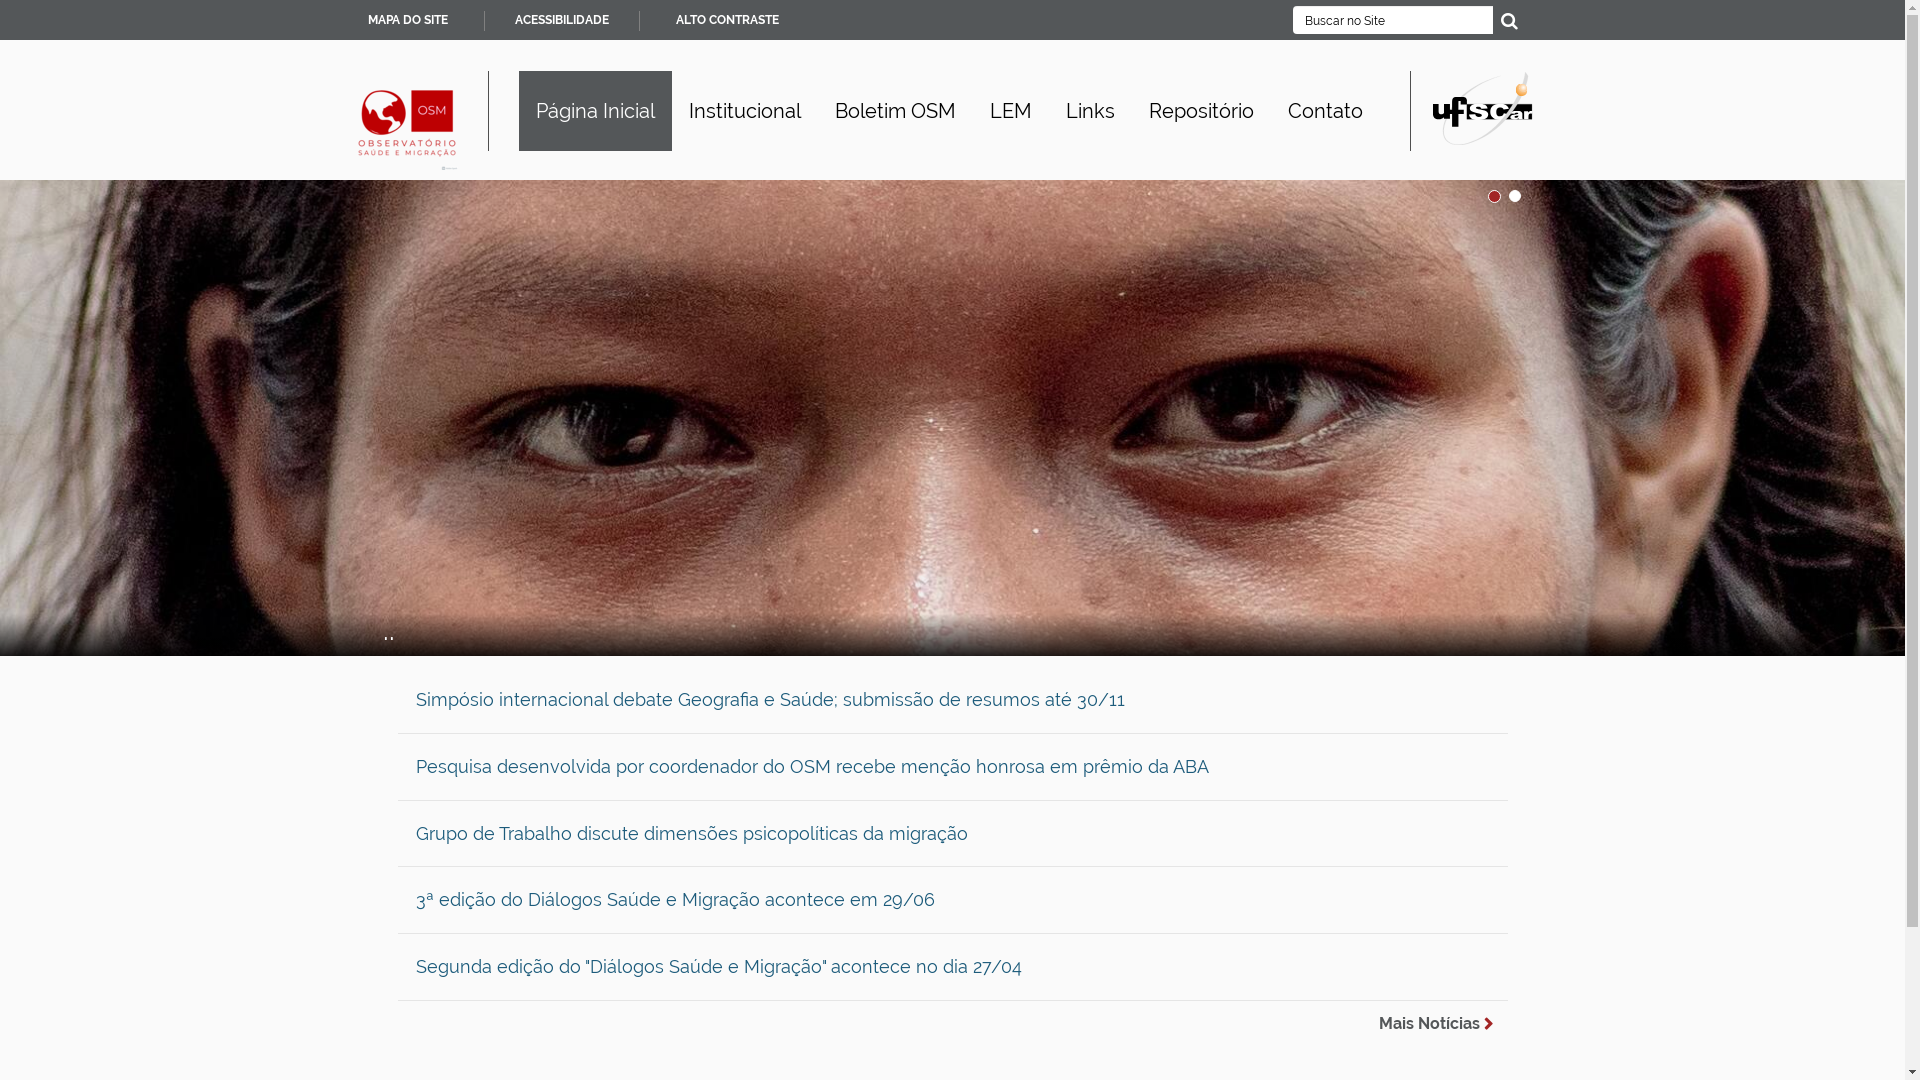 The image size is (1920, 1080). Describe the element at coordinates (1088, 111) in the screenshot. I see `'Links'` at that location.